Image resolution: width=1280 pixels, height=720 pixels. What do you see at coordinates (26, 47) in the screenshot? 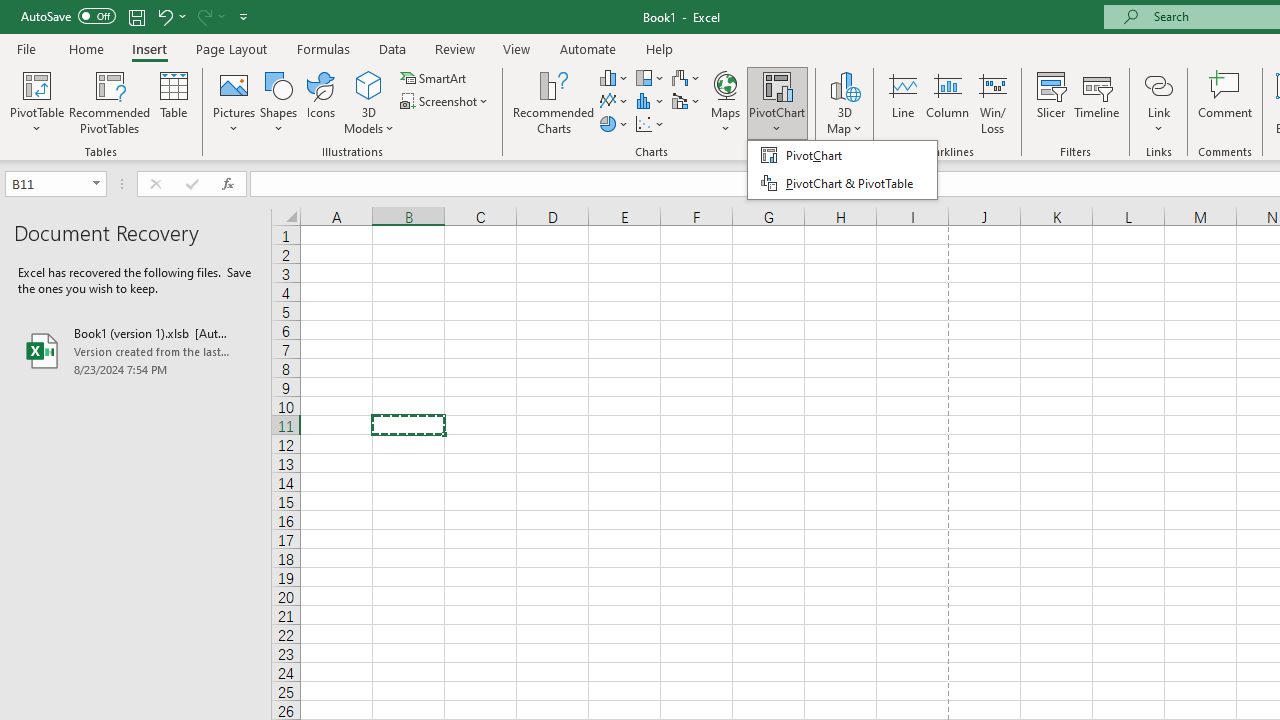
I see `'File Tab'` at bounding box center [26, 47].